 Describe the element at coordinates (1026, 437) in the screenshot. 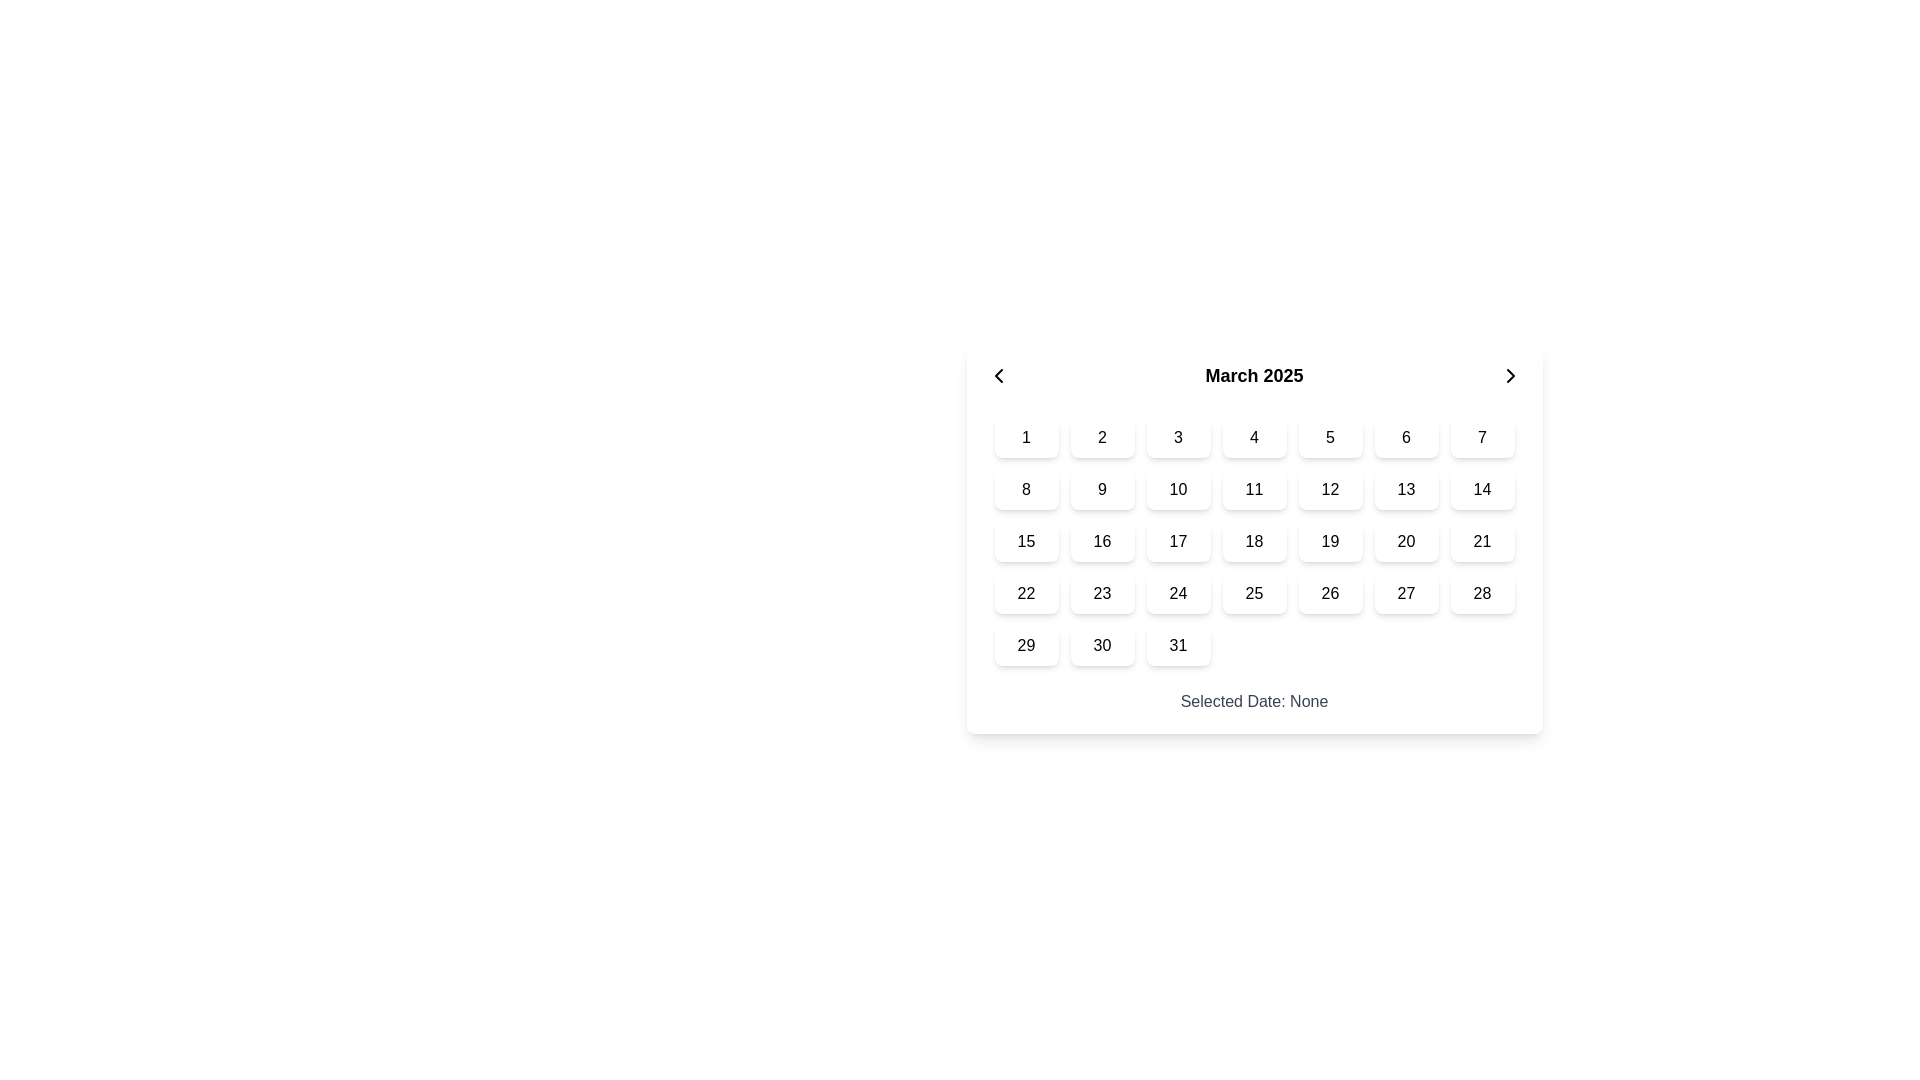

I see `the button representing the first day of the calendar month` at that location.